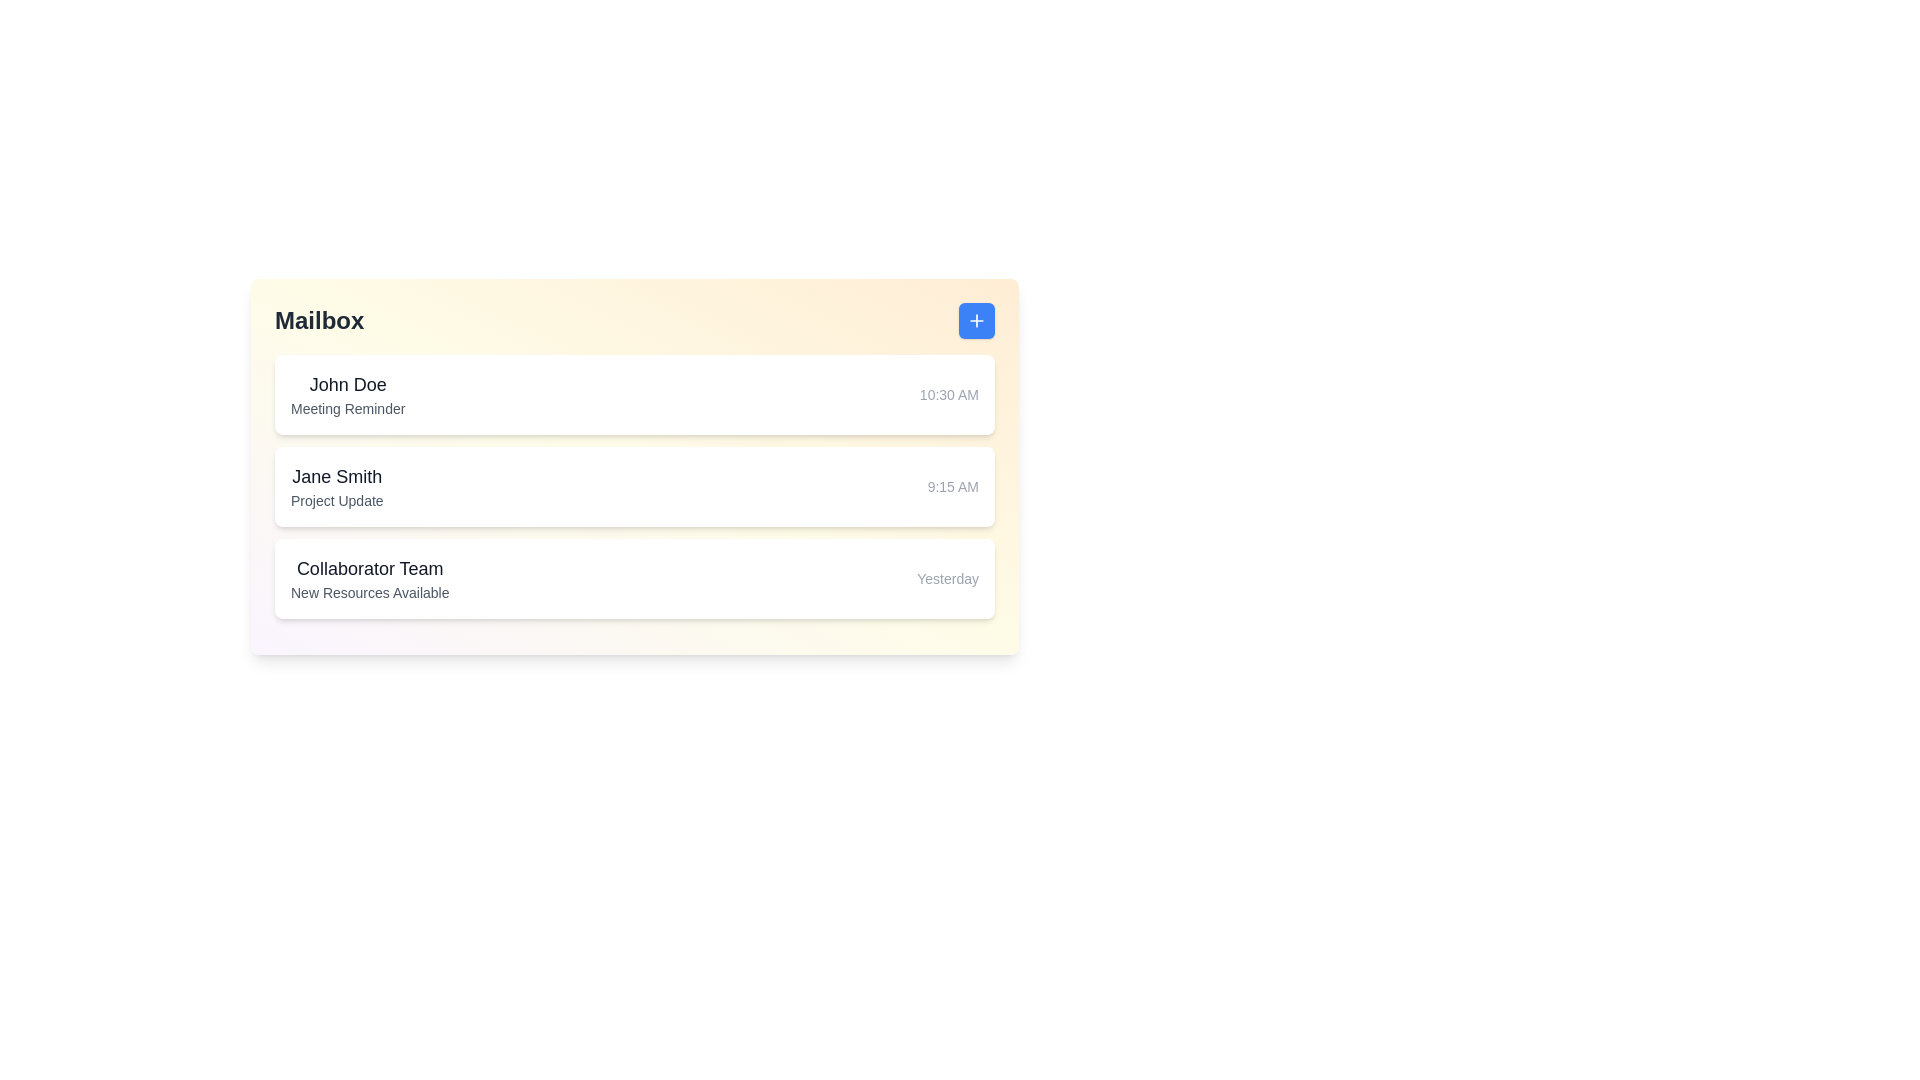  Describe the element at coordinates (633, 578) in the screenshot. I see `the mail item corresponding to Collaborator Team - New Resources Available to view its details` at that location.